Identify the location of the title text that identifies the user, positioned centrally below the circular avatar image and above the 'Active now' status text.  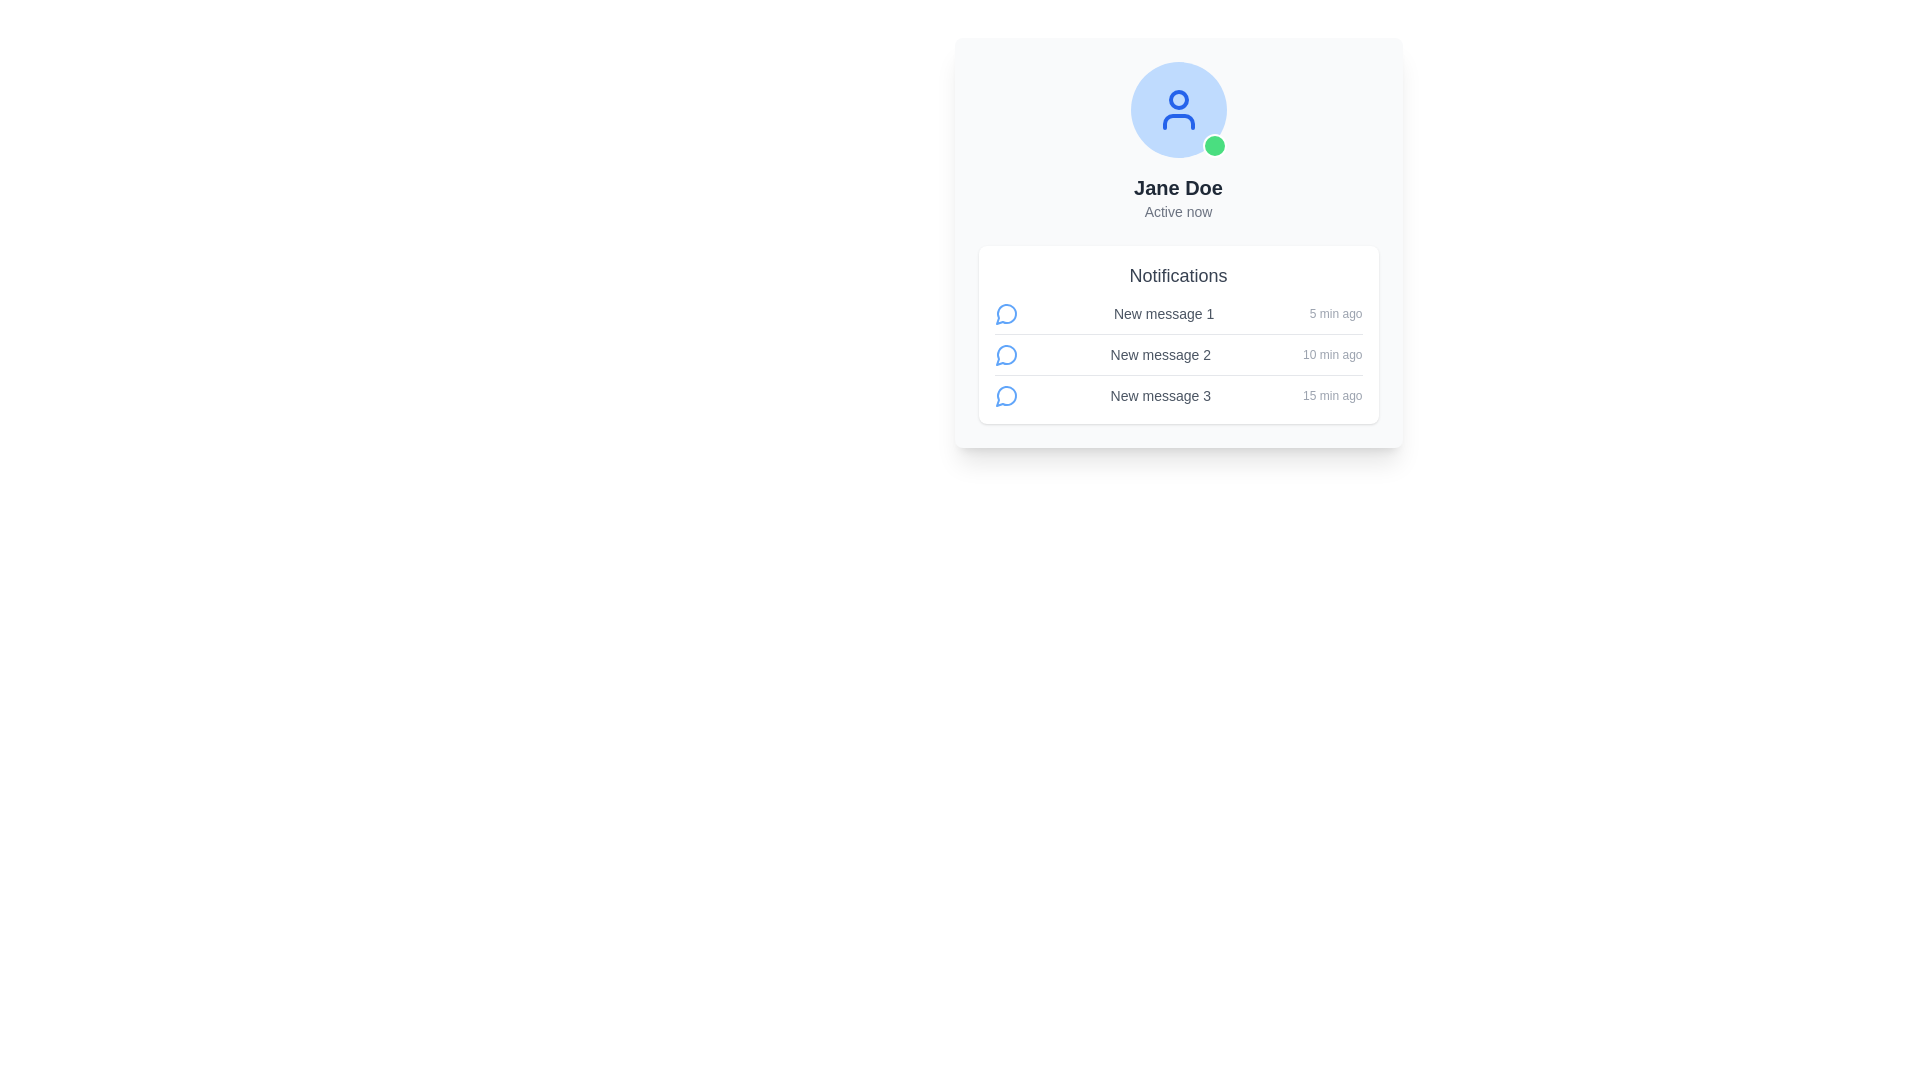
(1178, 188).